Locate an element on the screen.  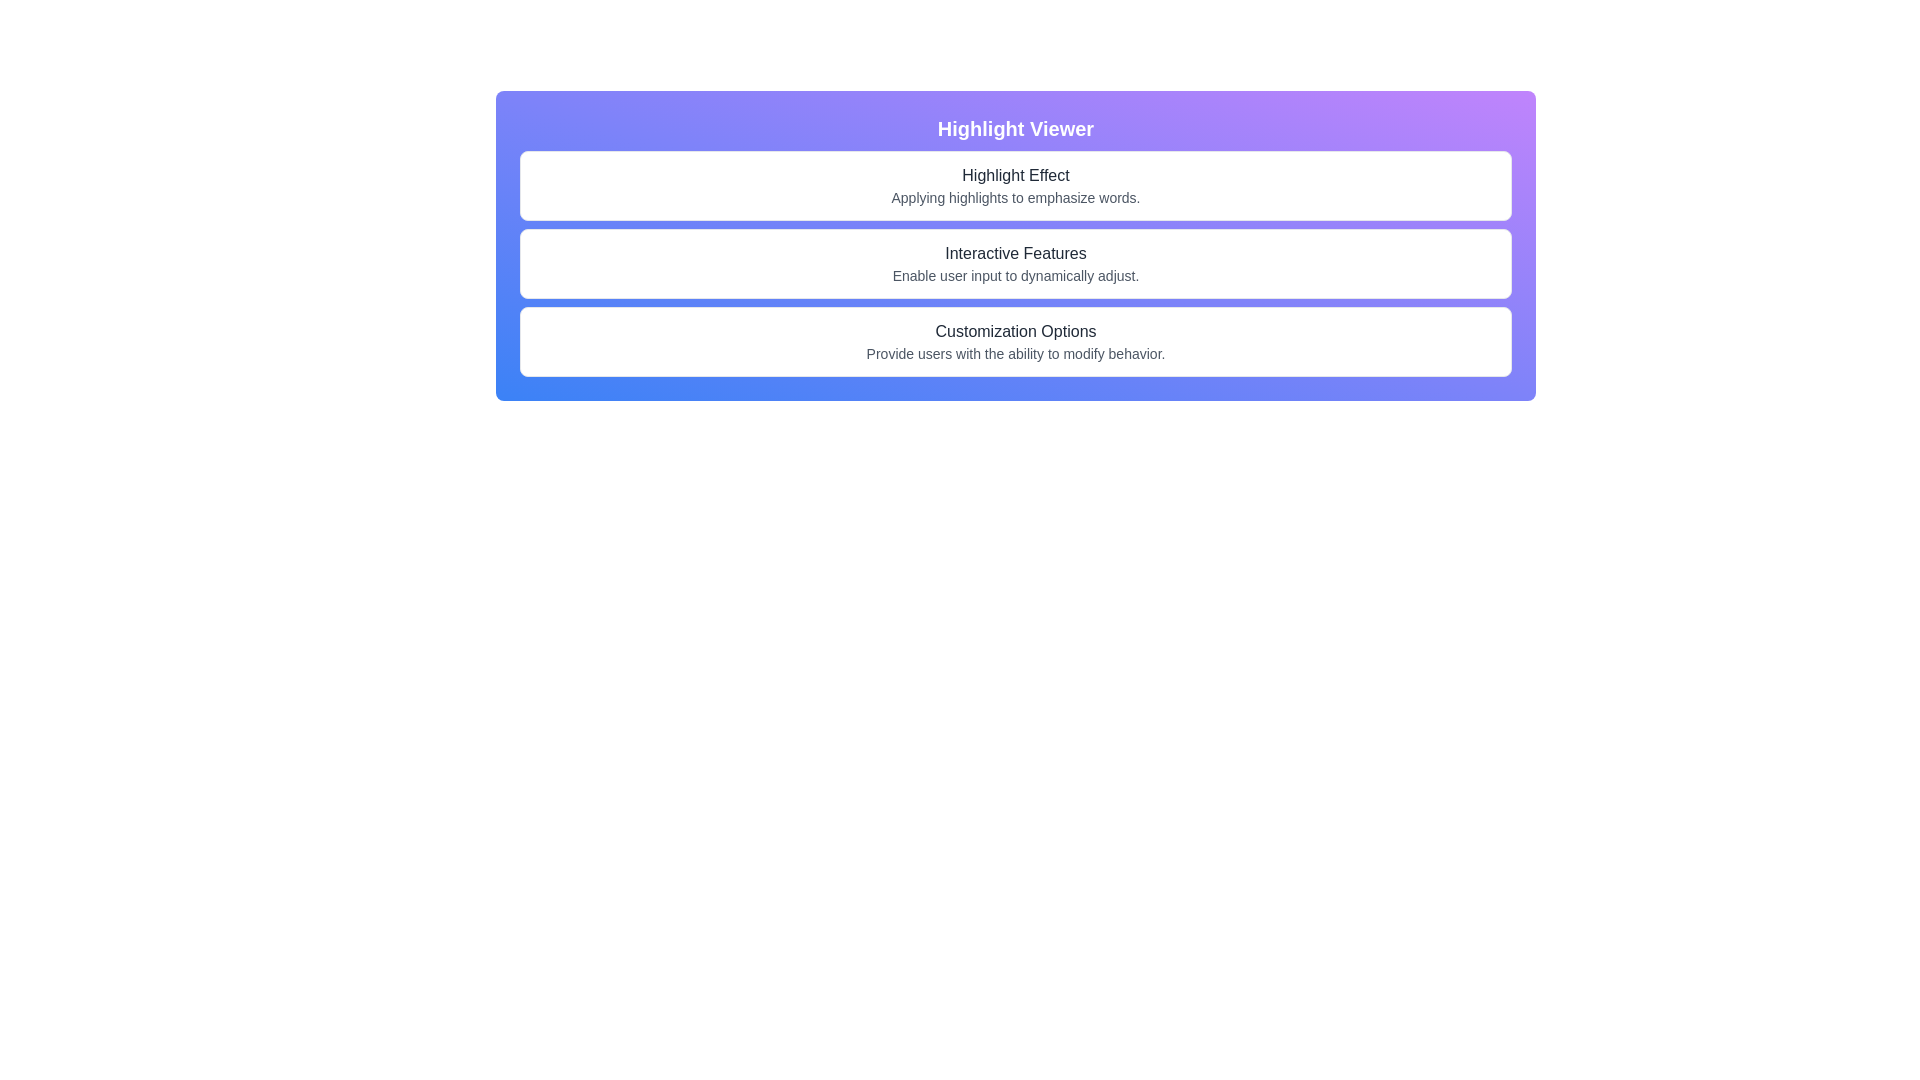
the 16th character of the text 'Customization Options' located in the third row of the interface is located at coordinates (1057, 330).